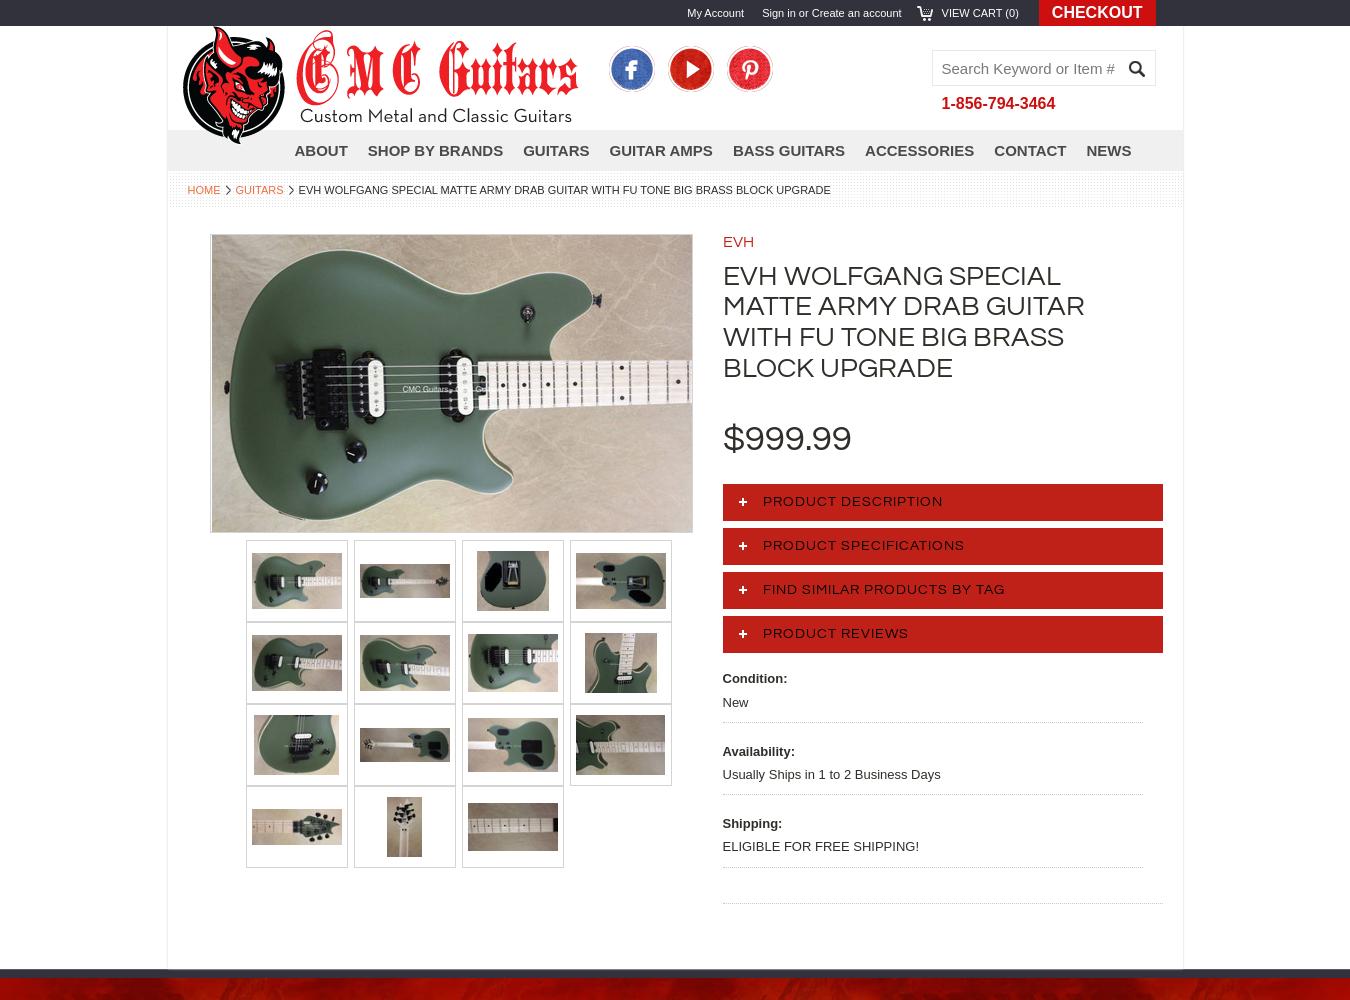  What do you see at coordinates (851, 502) in the screenshot?
I see `'Product Description'` at bounding box center [851, 502].